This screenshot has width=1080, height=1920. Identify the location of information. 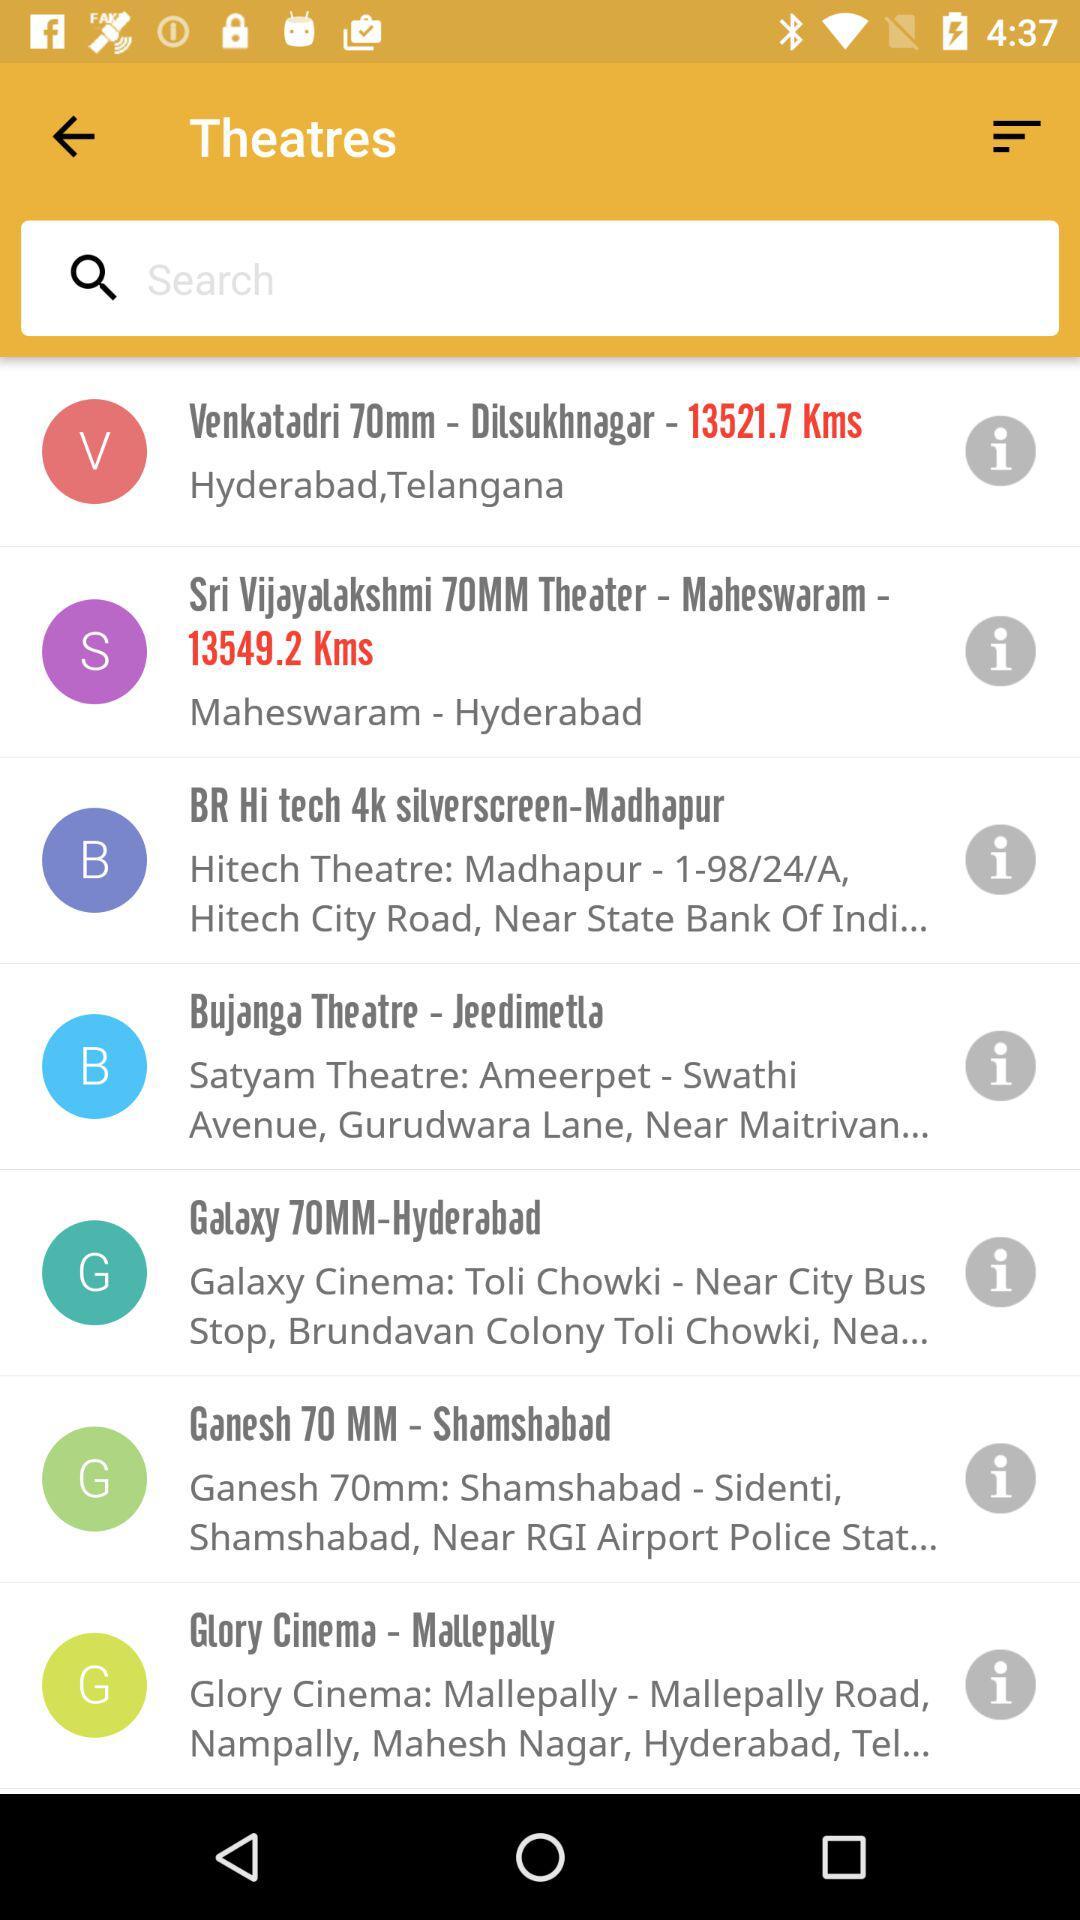
(1001, 450).